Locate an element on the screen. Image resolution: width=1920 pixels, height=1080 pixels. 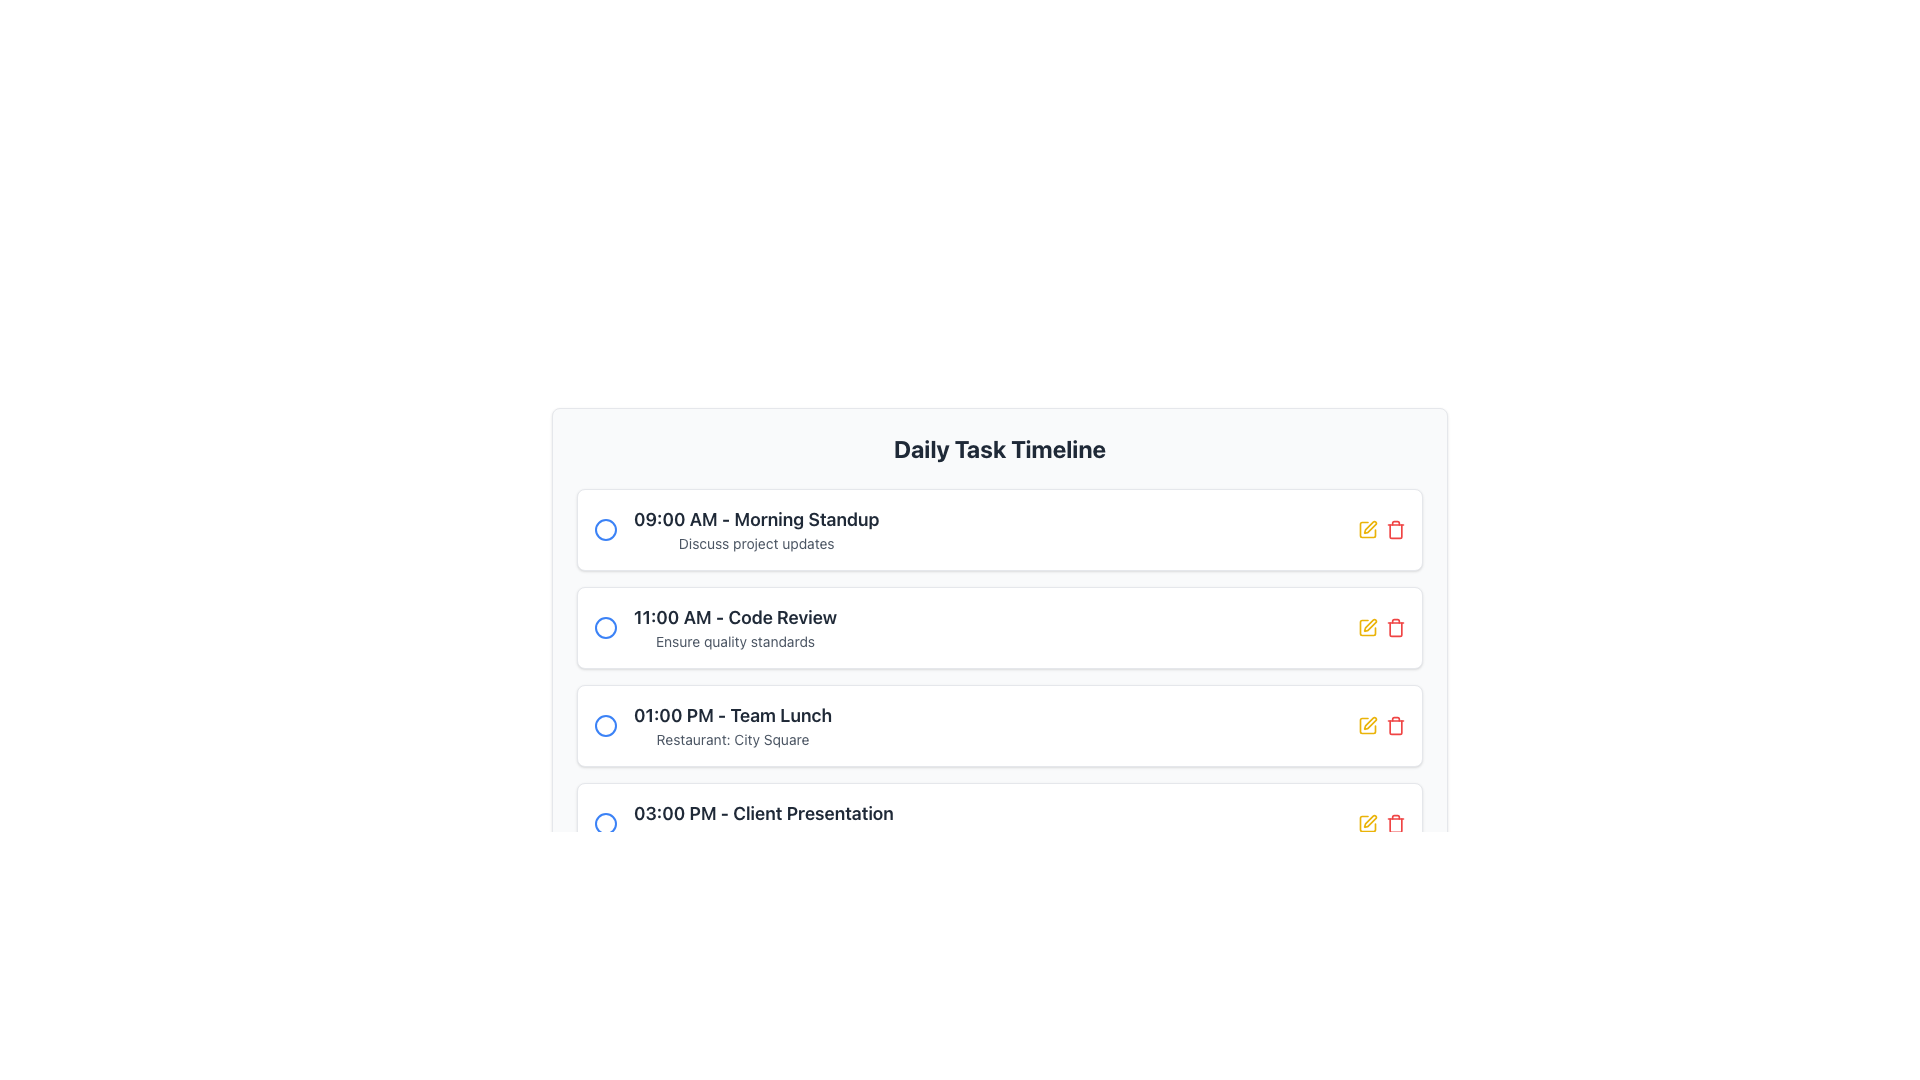
the editing icon component that suggests the option to edit task details, located to the right of the task labeled '11:00 AM - Code Review.' is located at coordinates (1367, 824).